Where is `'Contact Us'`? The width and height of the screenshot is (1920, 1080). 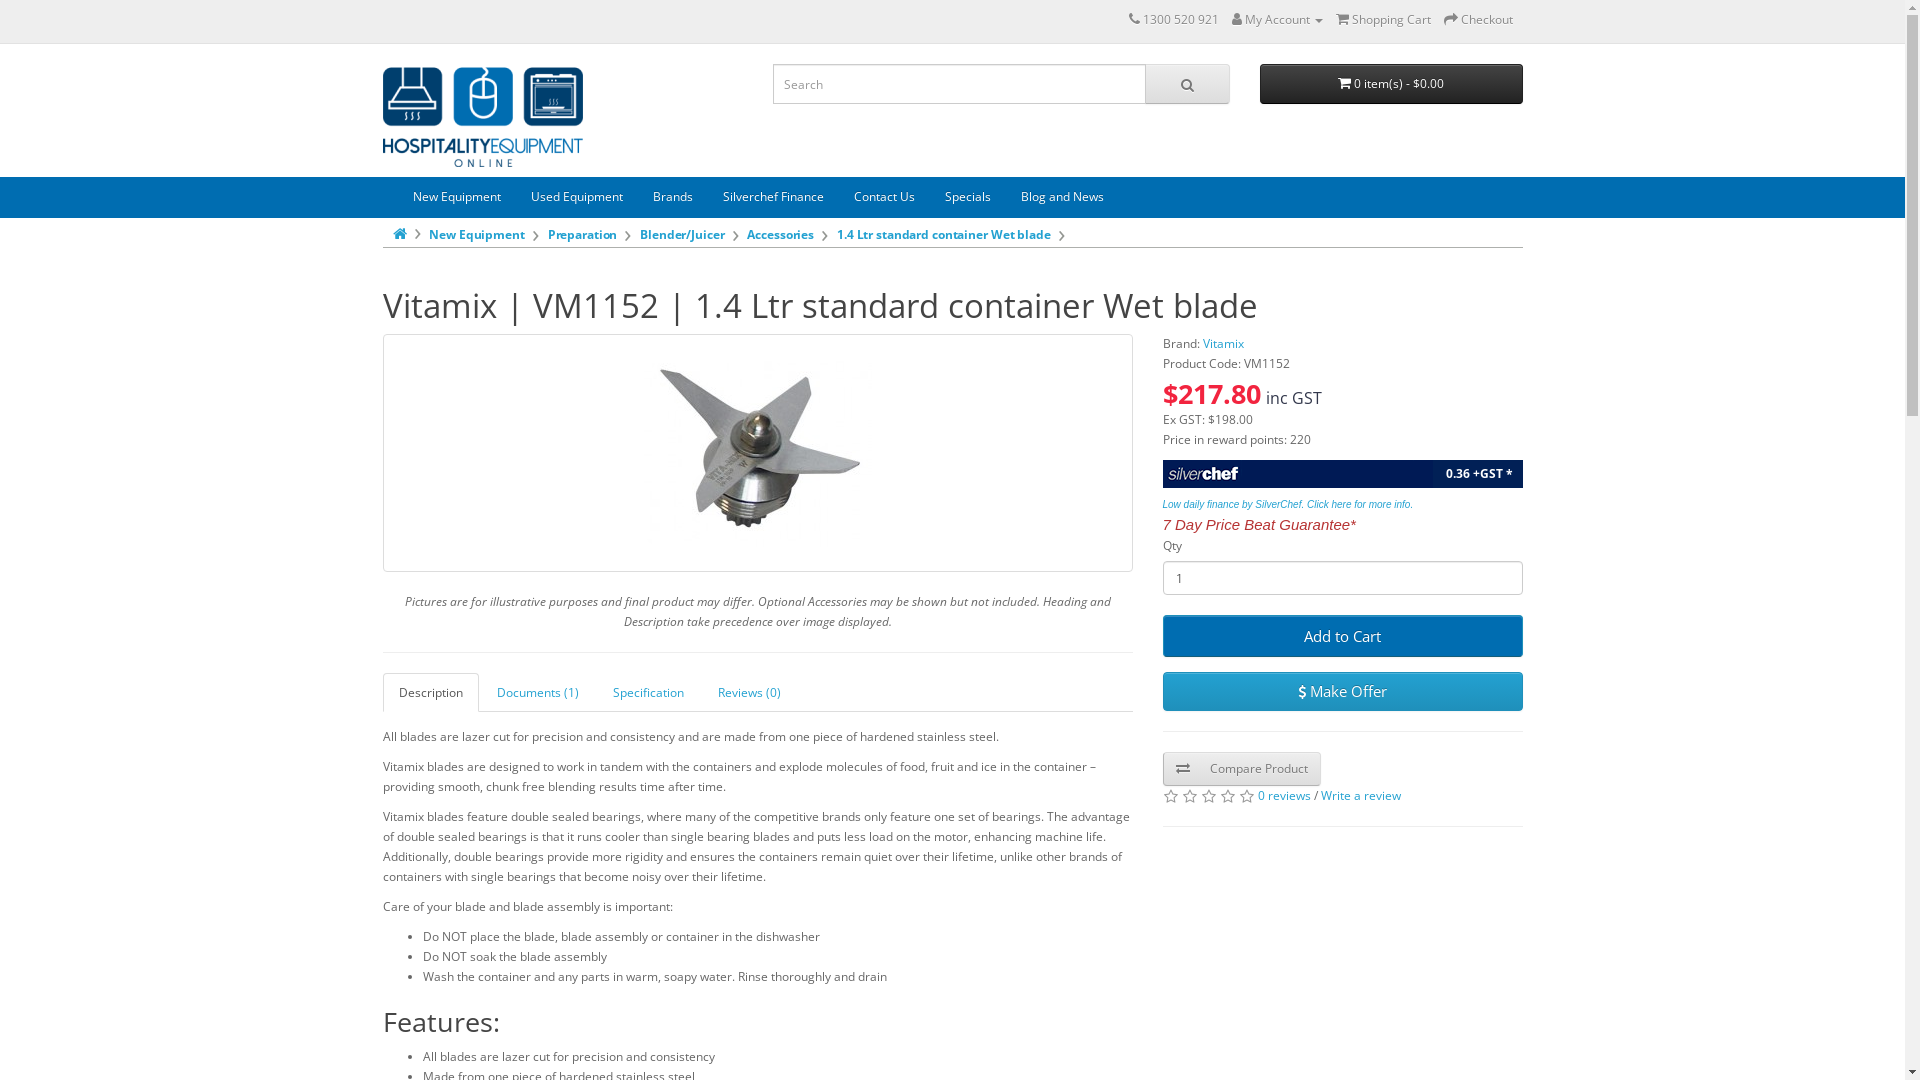 'Contact Us' is located at coordinates (838, 196).